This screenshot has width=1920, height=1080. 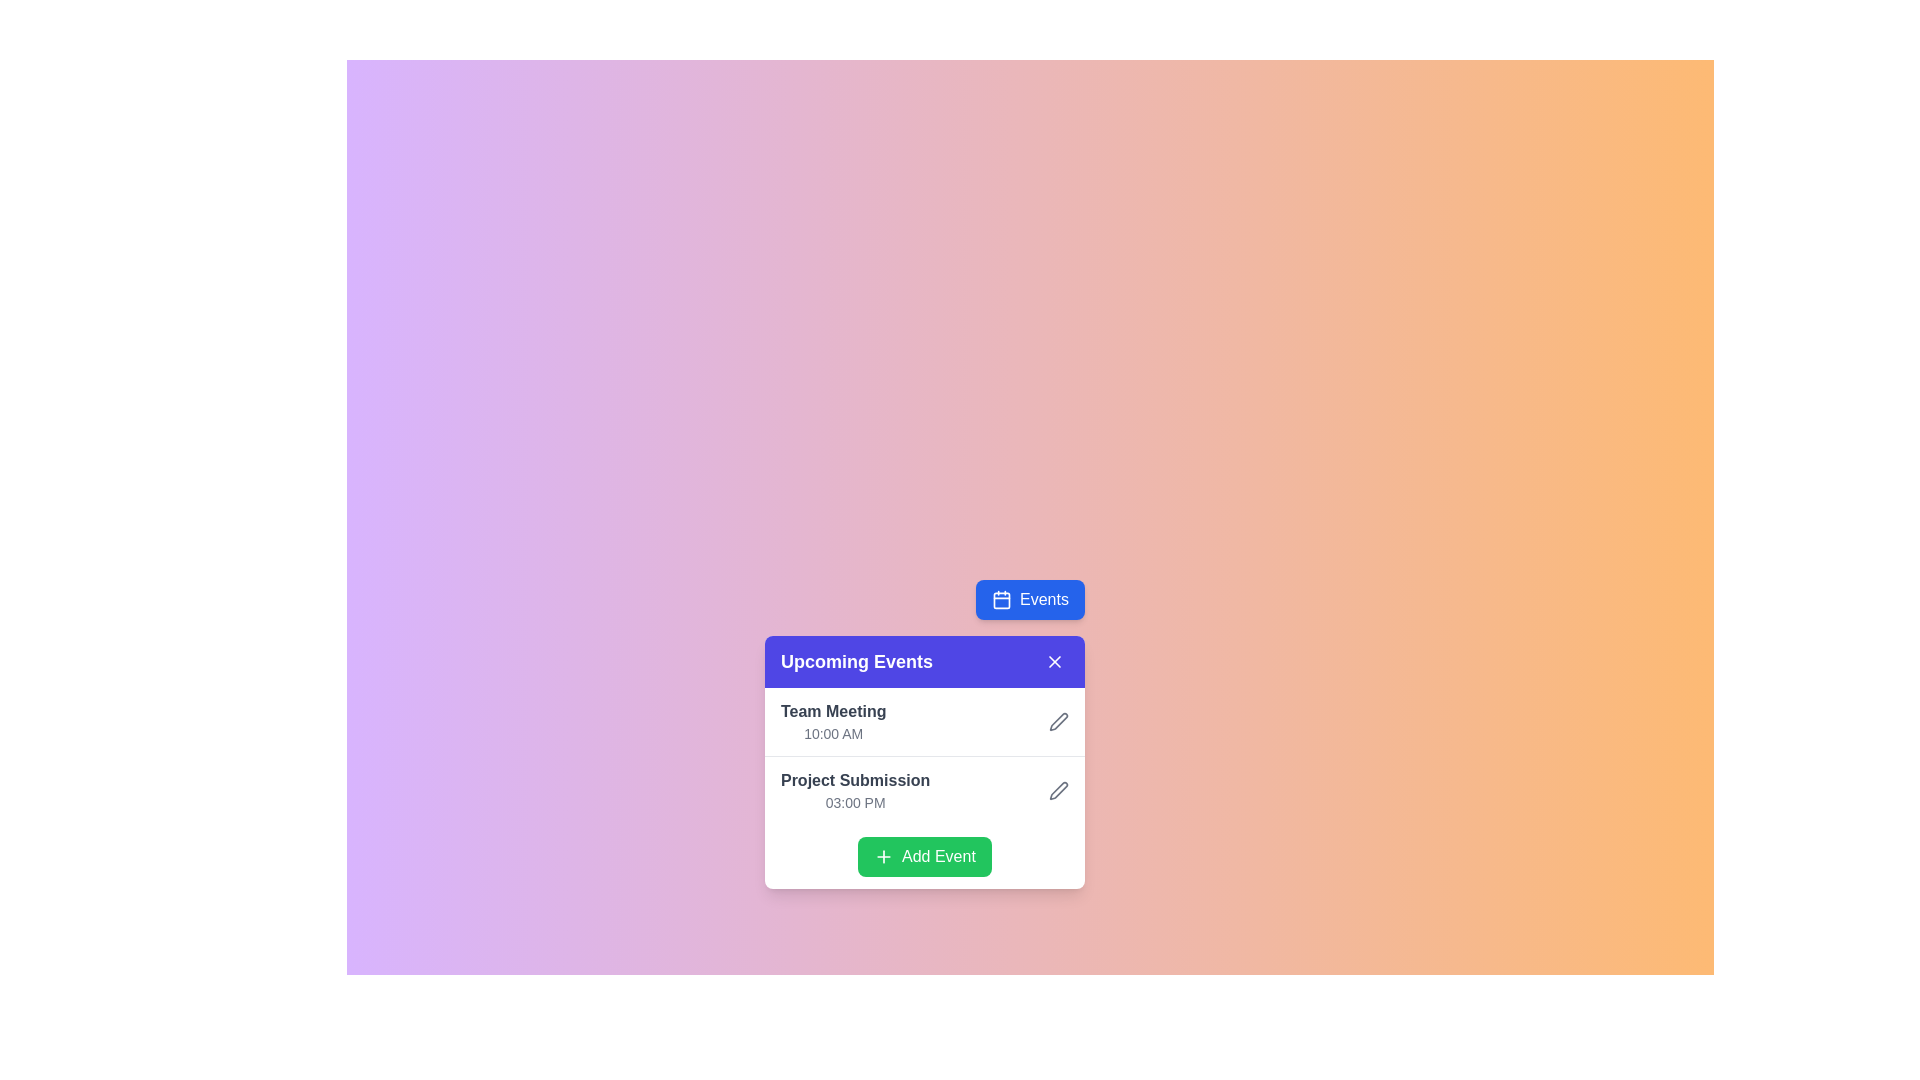 What do you see at coordinates (1030, 599) in the screenshot?
I see `the blue button labeled 'Events' with a calendar icon to trigger hover effects` at bounding box center [1030, 599].